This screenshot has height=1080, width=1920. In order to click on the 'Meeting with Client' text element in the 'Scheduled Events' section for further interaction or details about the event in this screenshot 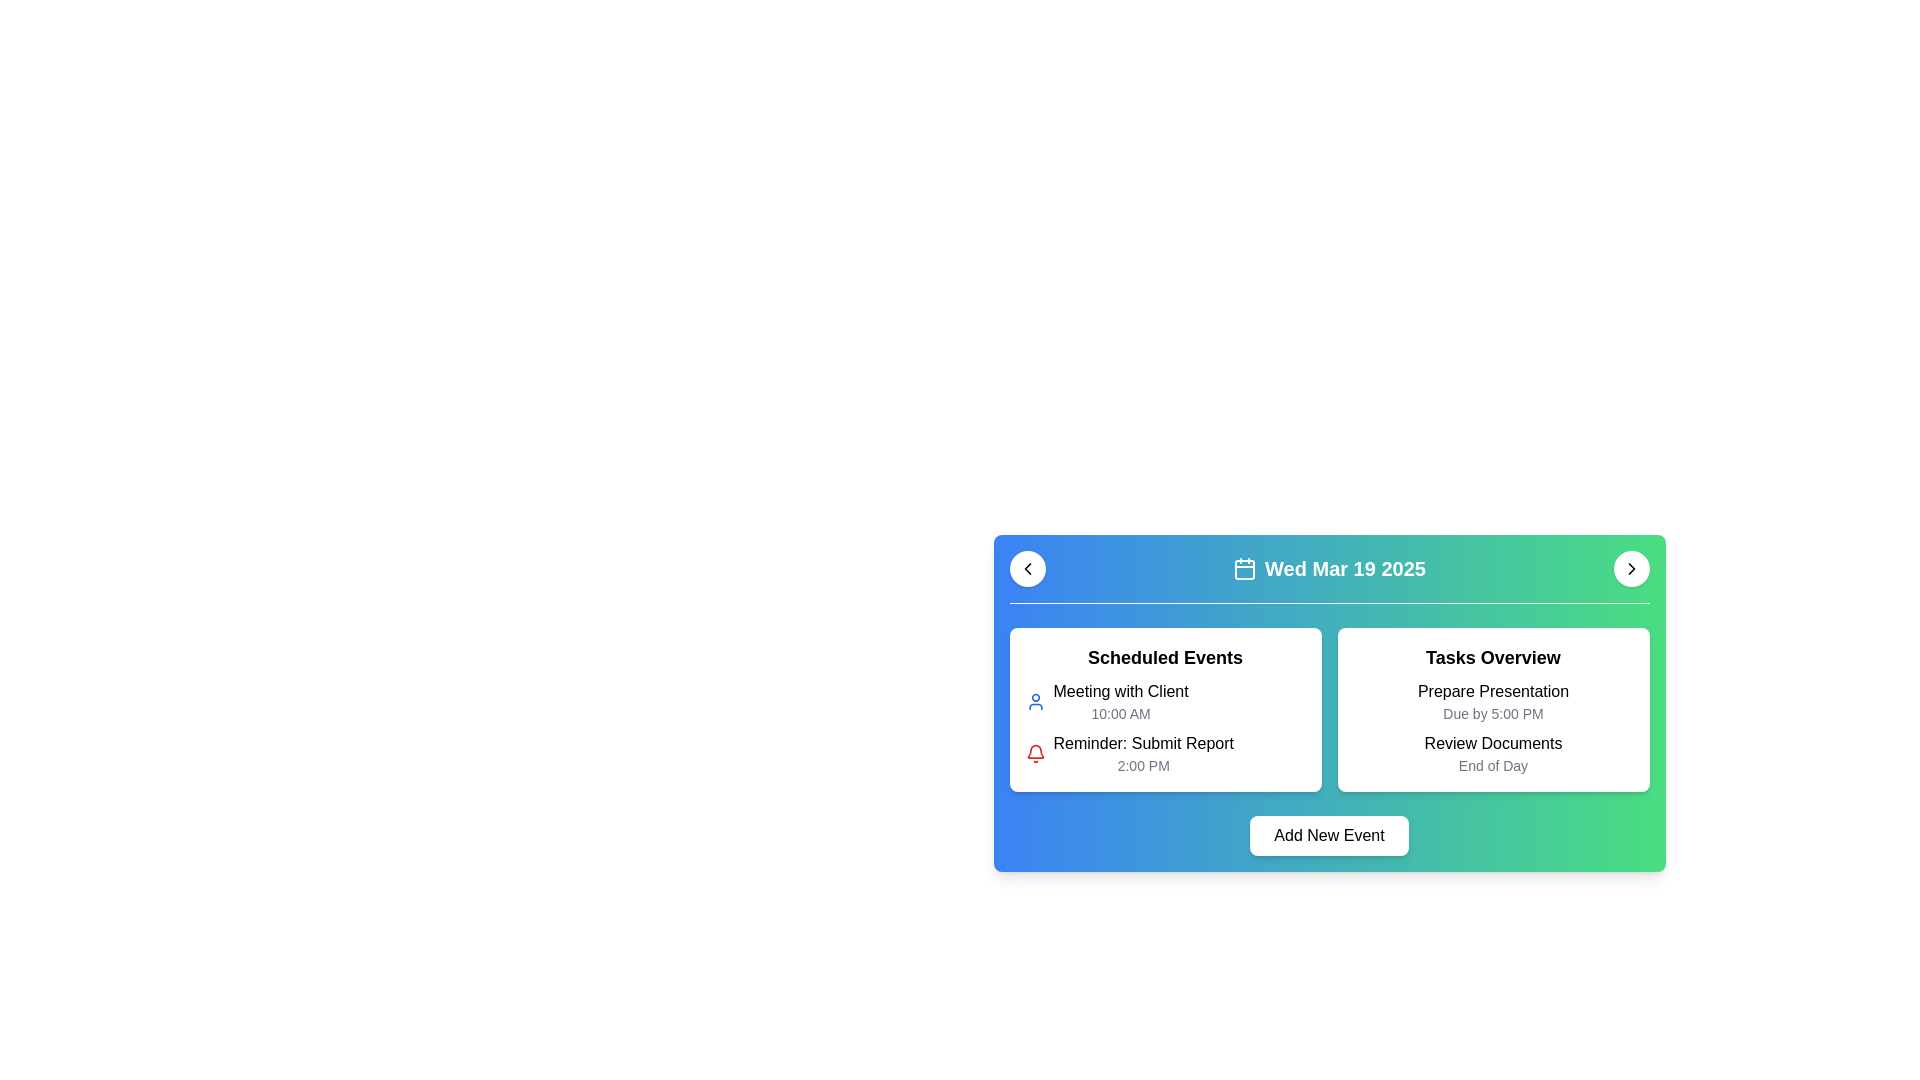, I will do `click(1121, 701)`.